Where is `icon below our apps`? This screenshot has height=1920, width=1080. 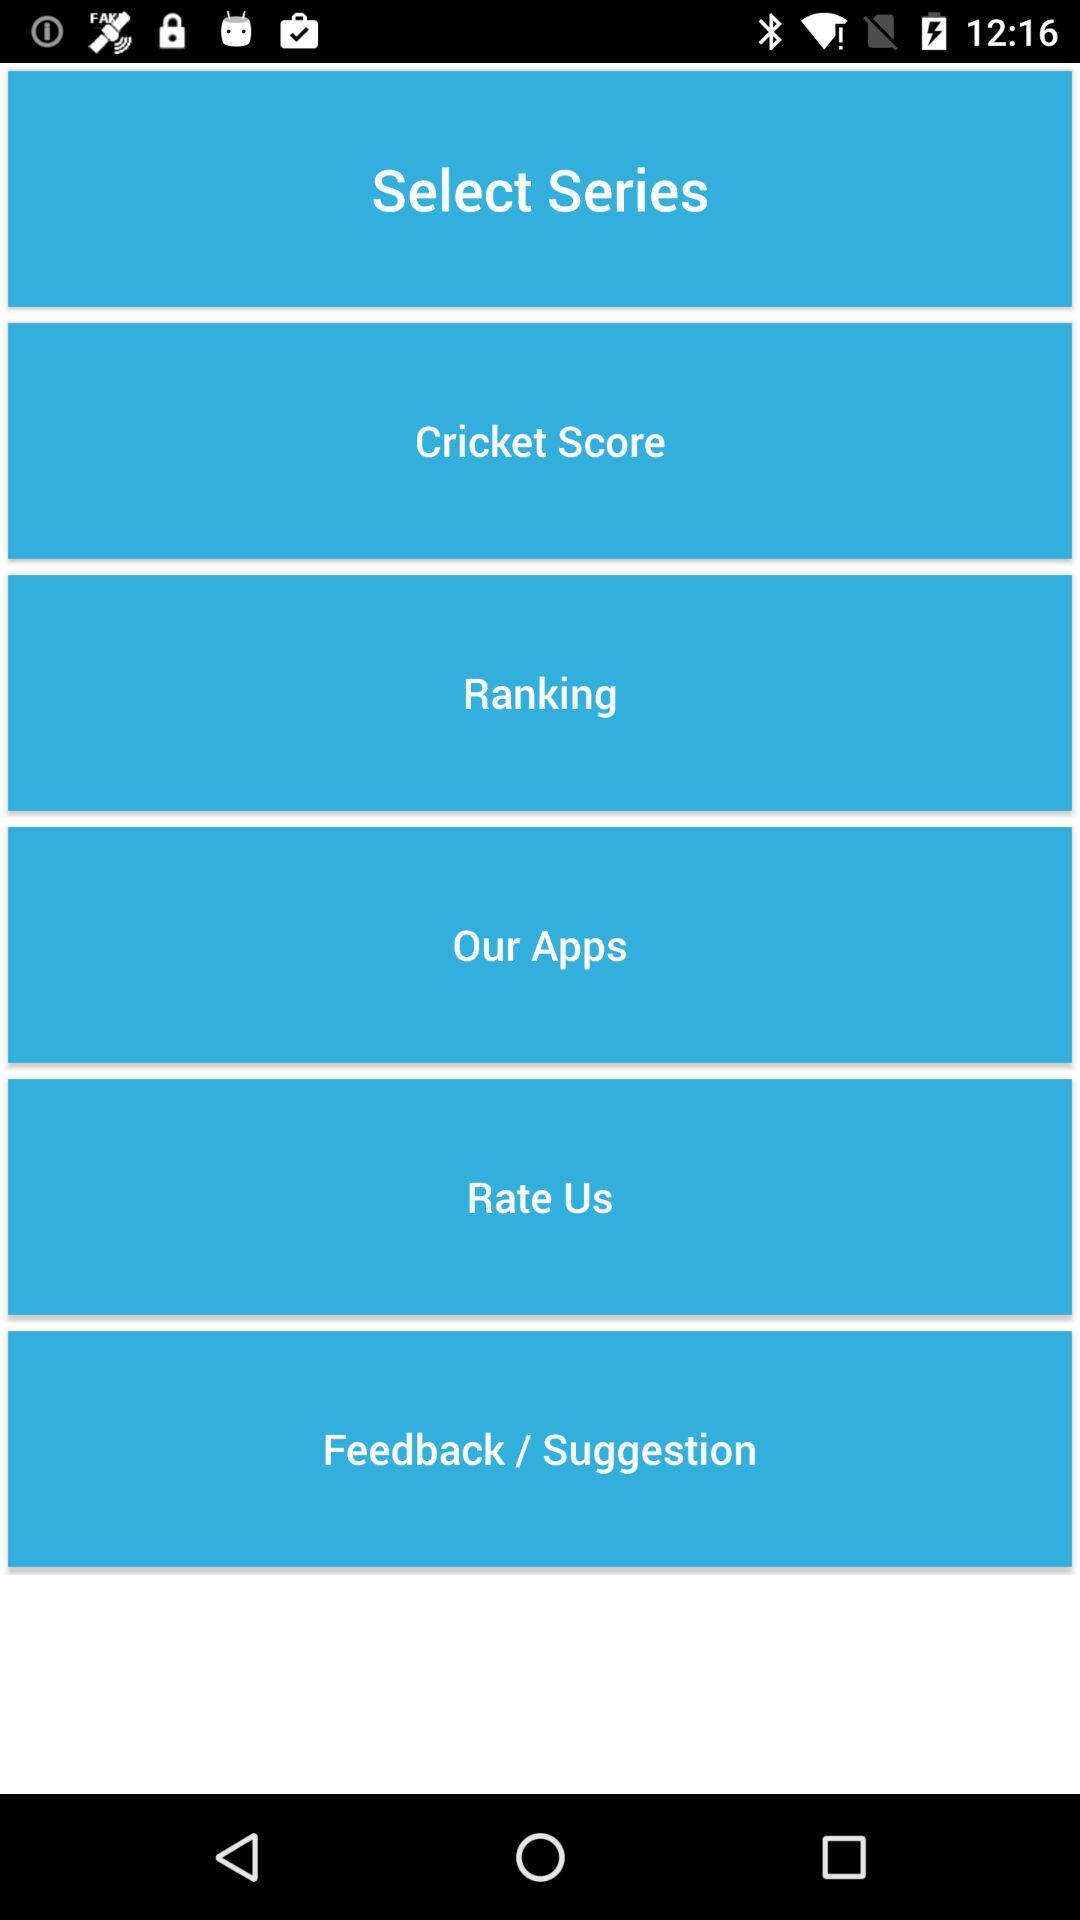 icon below our apps is located at coordinates (540, 1196).